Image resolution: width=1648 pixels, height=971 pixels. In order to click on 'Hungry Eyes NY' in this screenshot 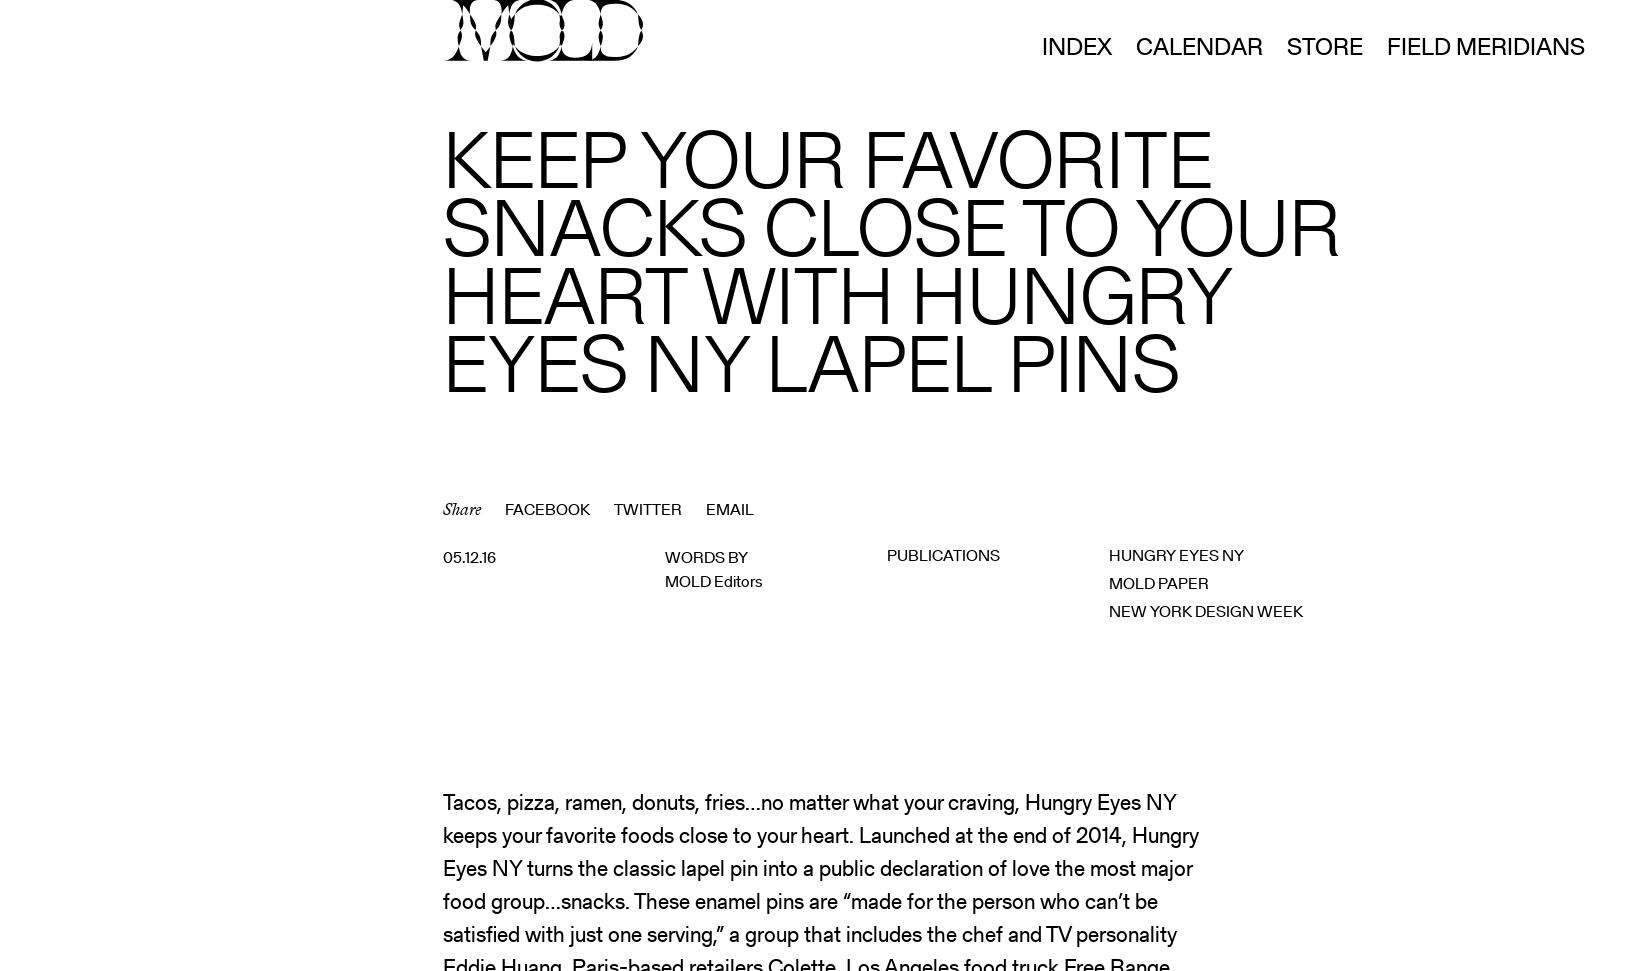, I will do `click(1175, 555)`.